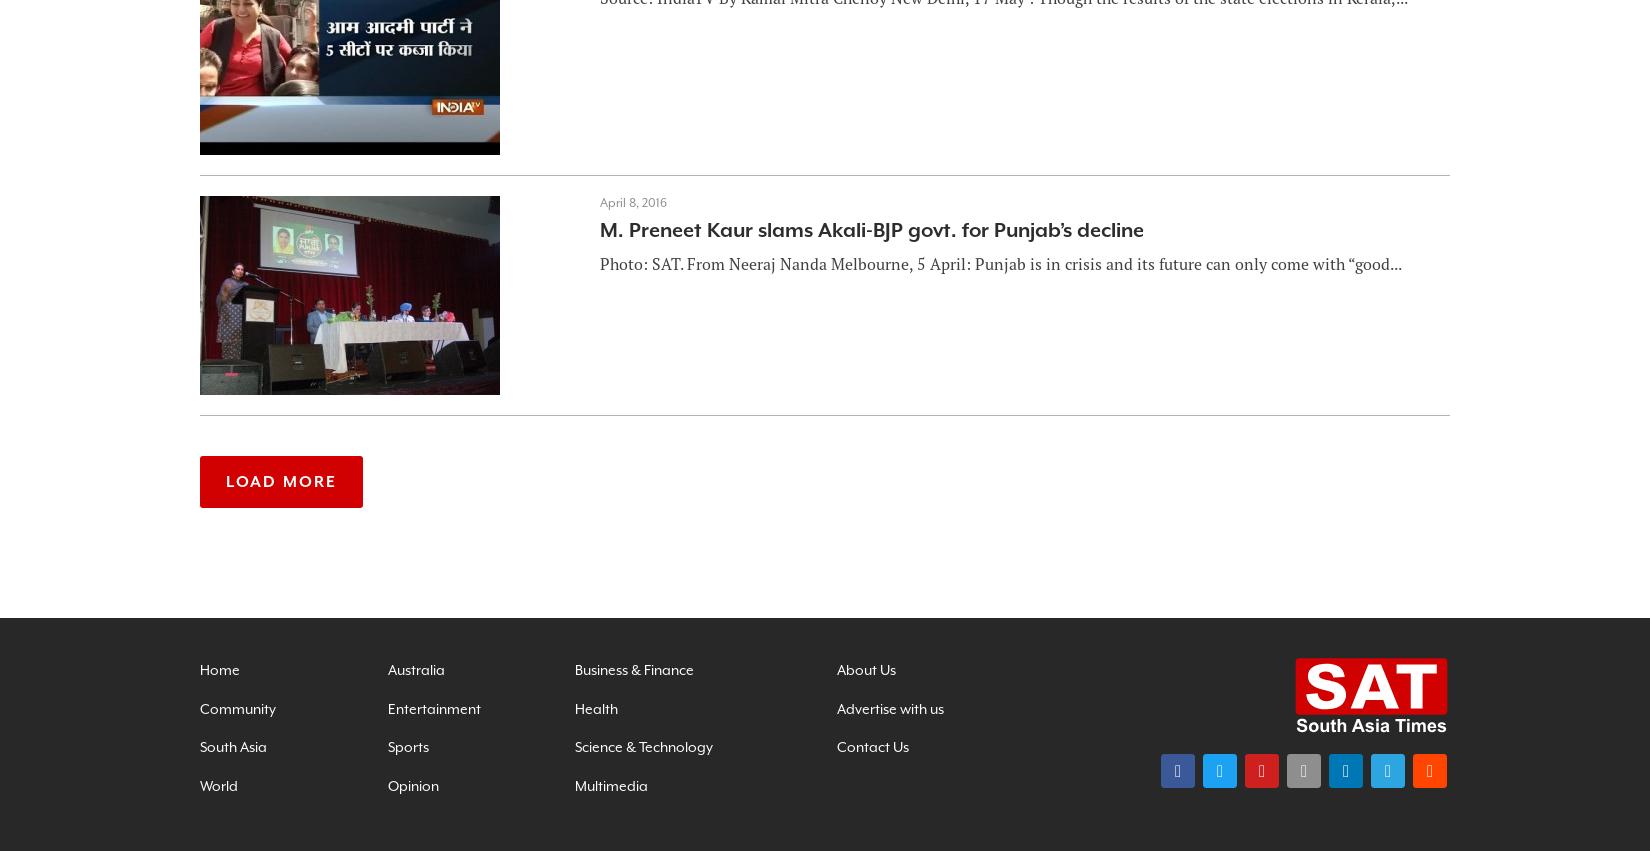  Describe the element at coordinates (871, 230) in the screenshot. I see `'M. Preneet Kaur slams Akali-BJP govt. for Punjab’s decline'` at that location.